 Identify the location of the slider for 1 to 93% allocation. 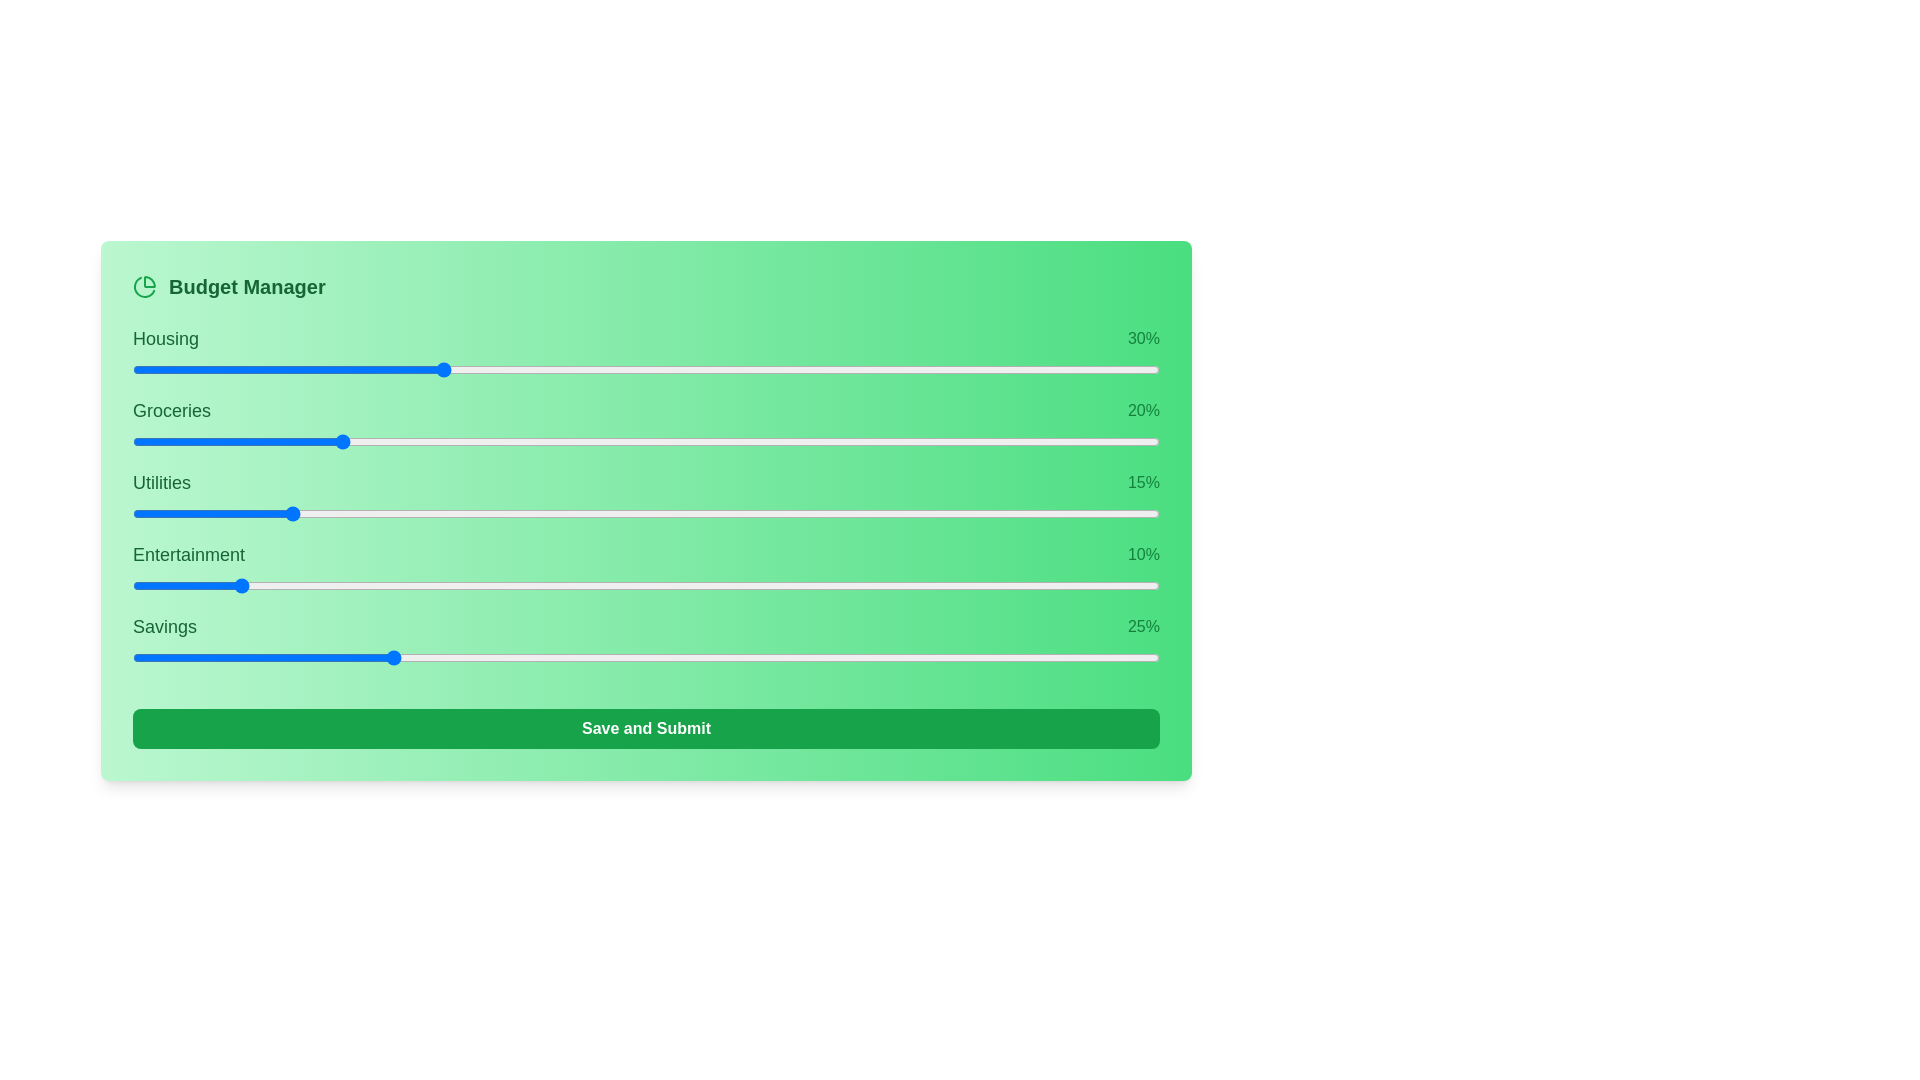
(1123, 441).